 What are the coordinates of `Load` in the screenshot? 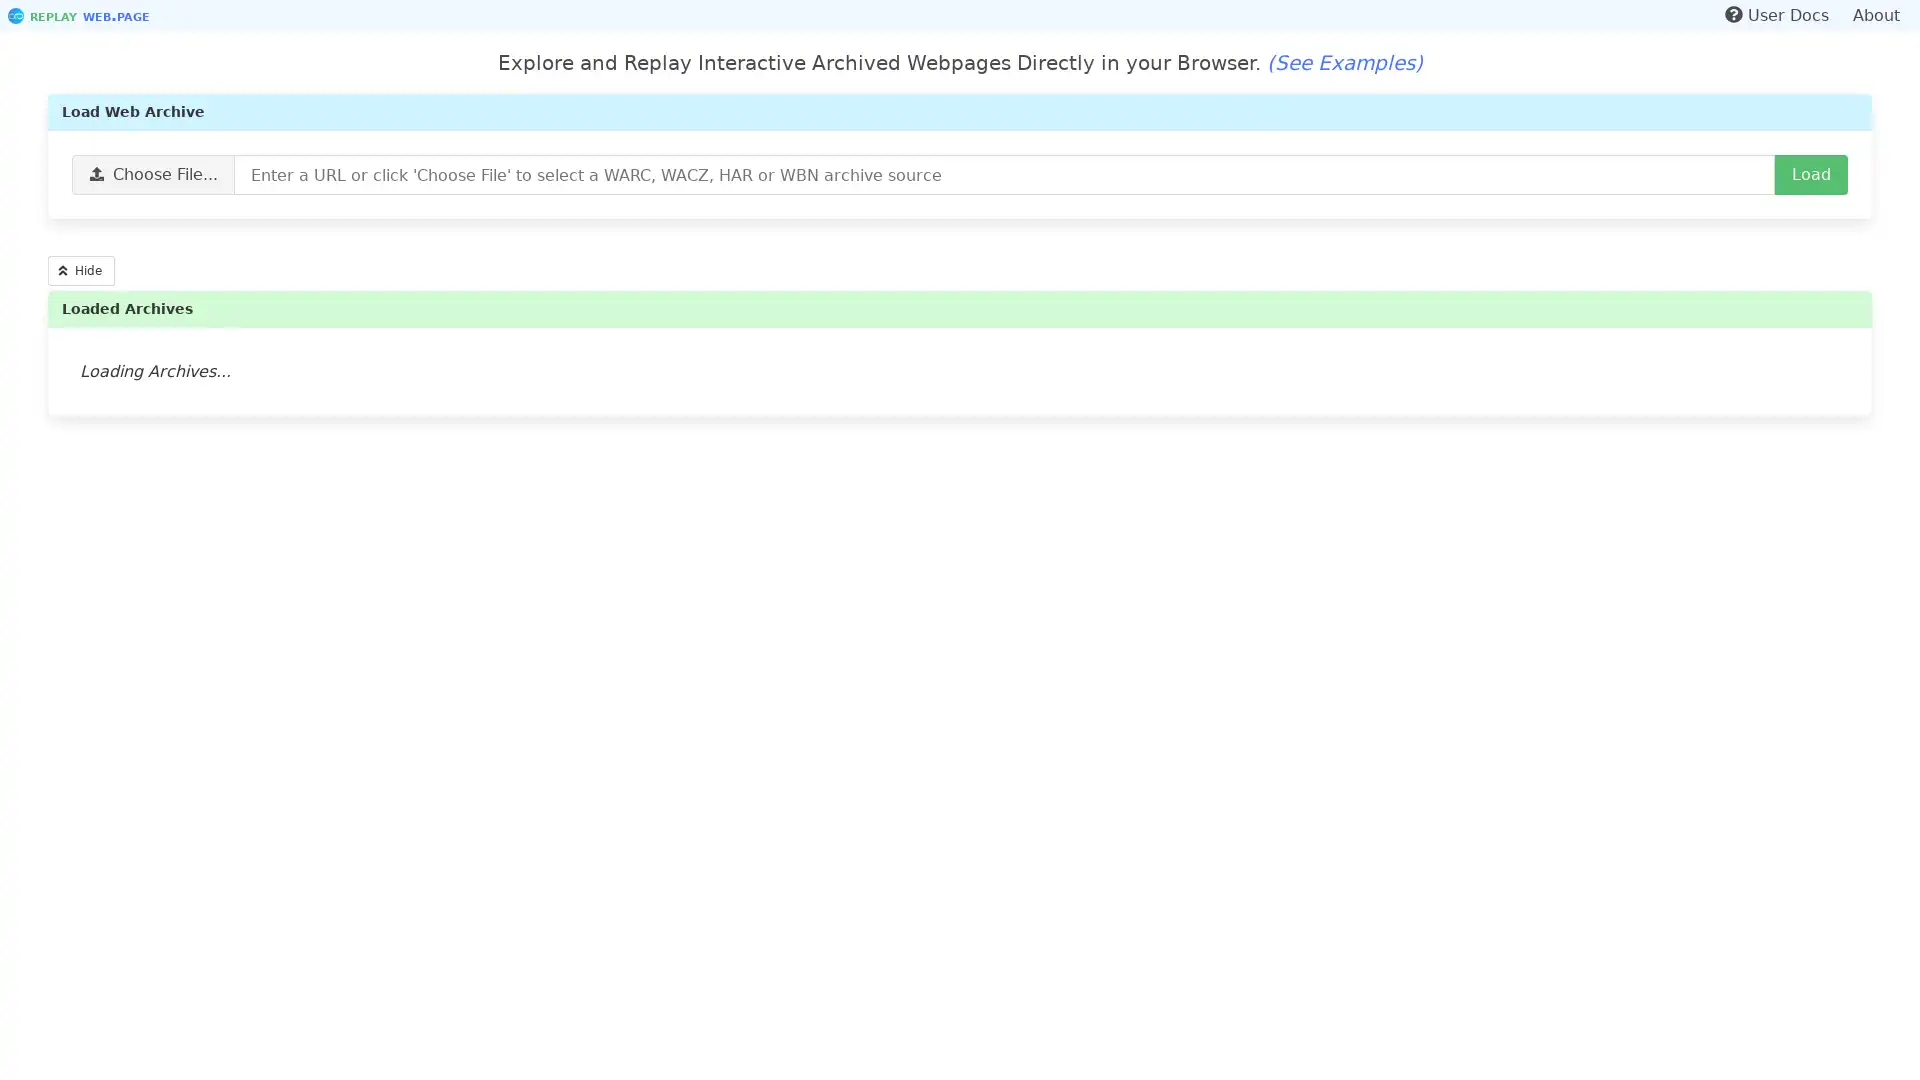 It's located at (1811, 173).